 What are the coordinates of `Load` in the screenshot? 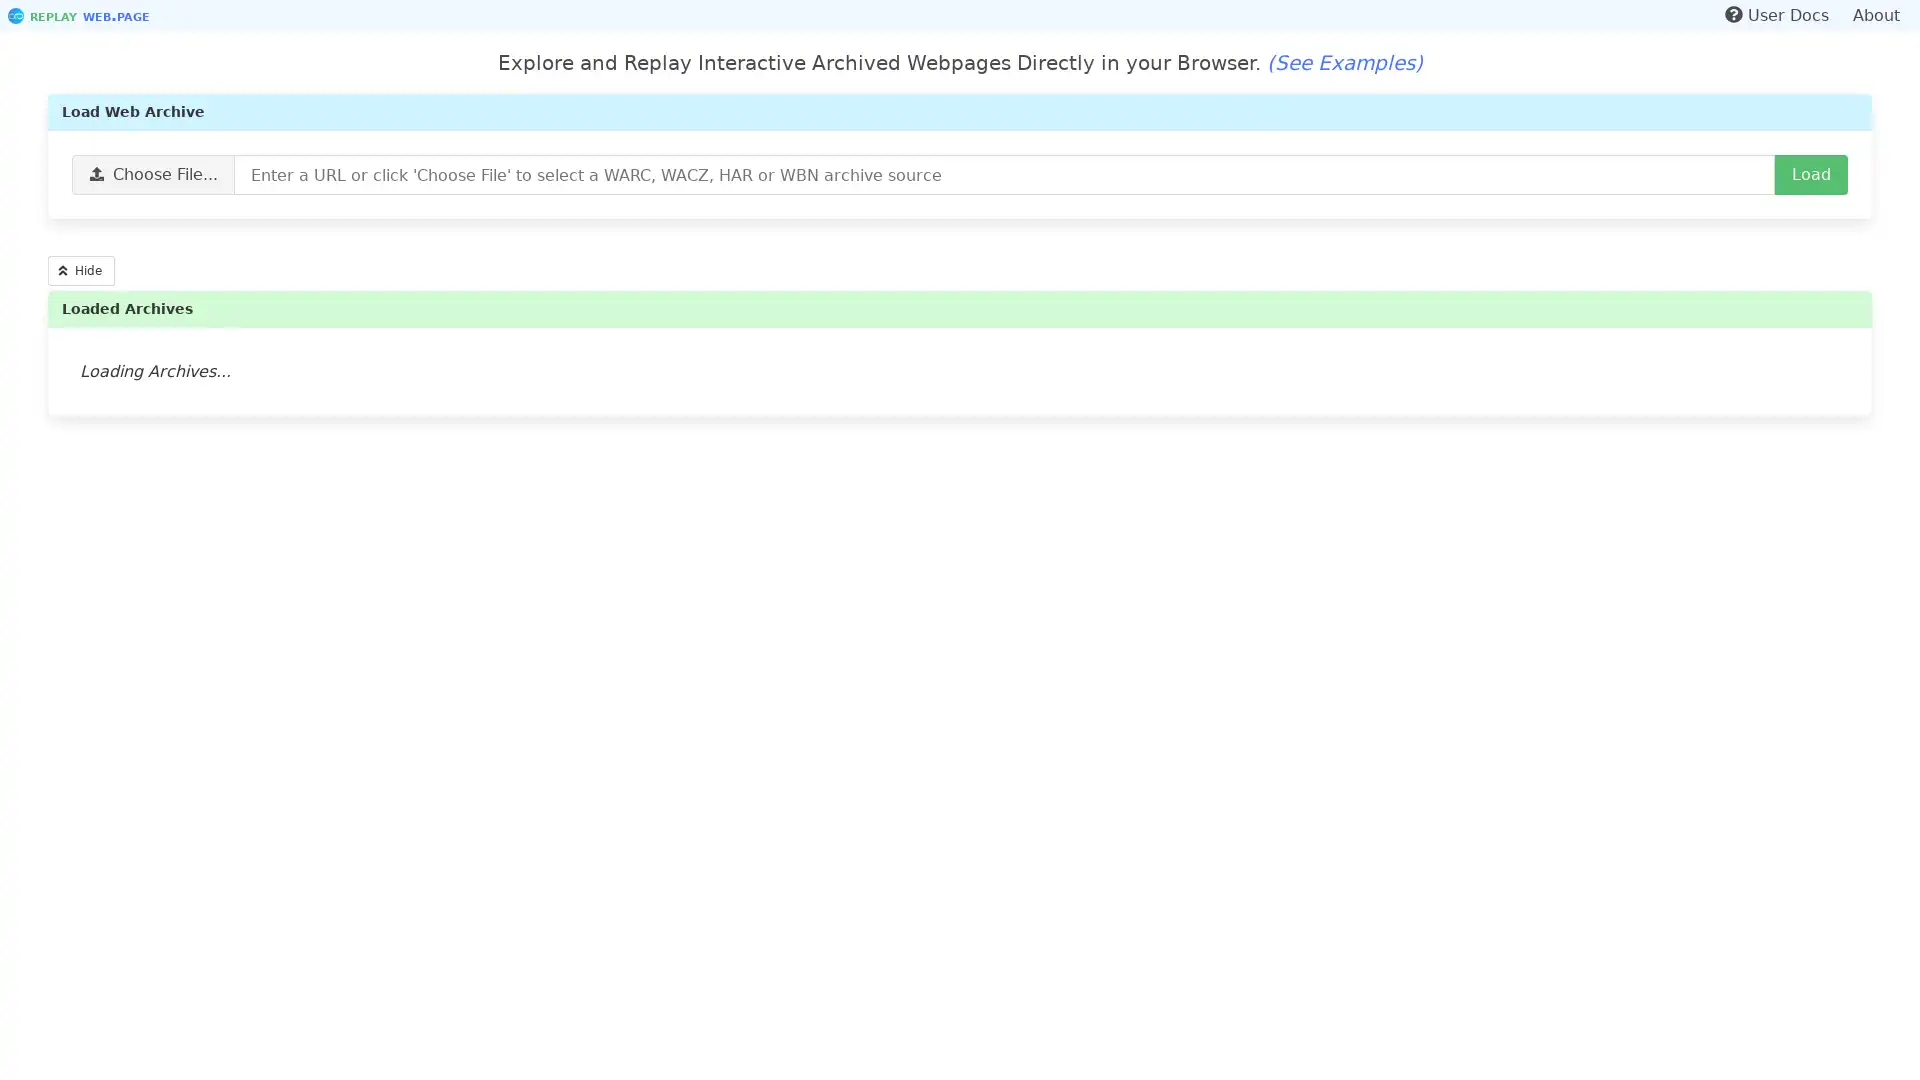 It's located at (1811, 173).